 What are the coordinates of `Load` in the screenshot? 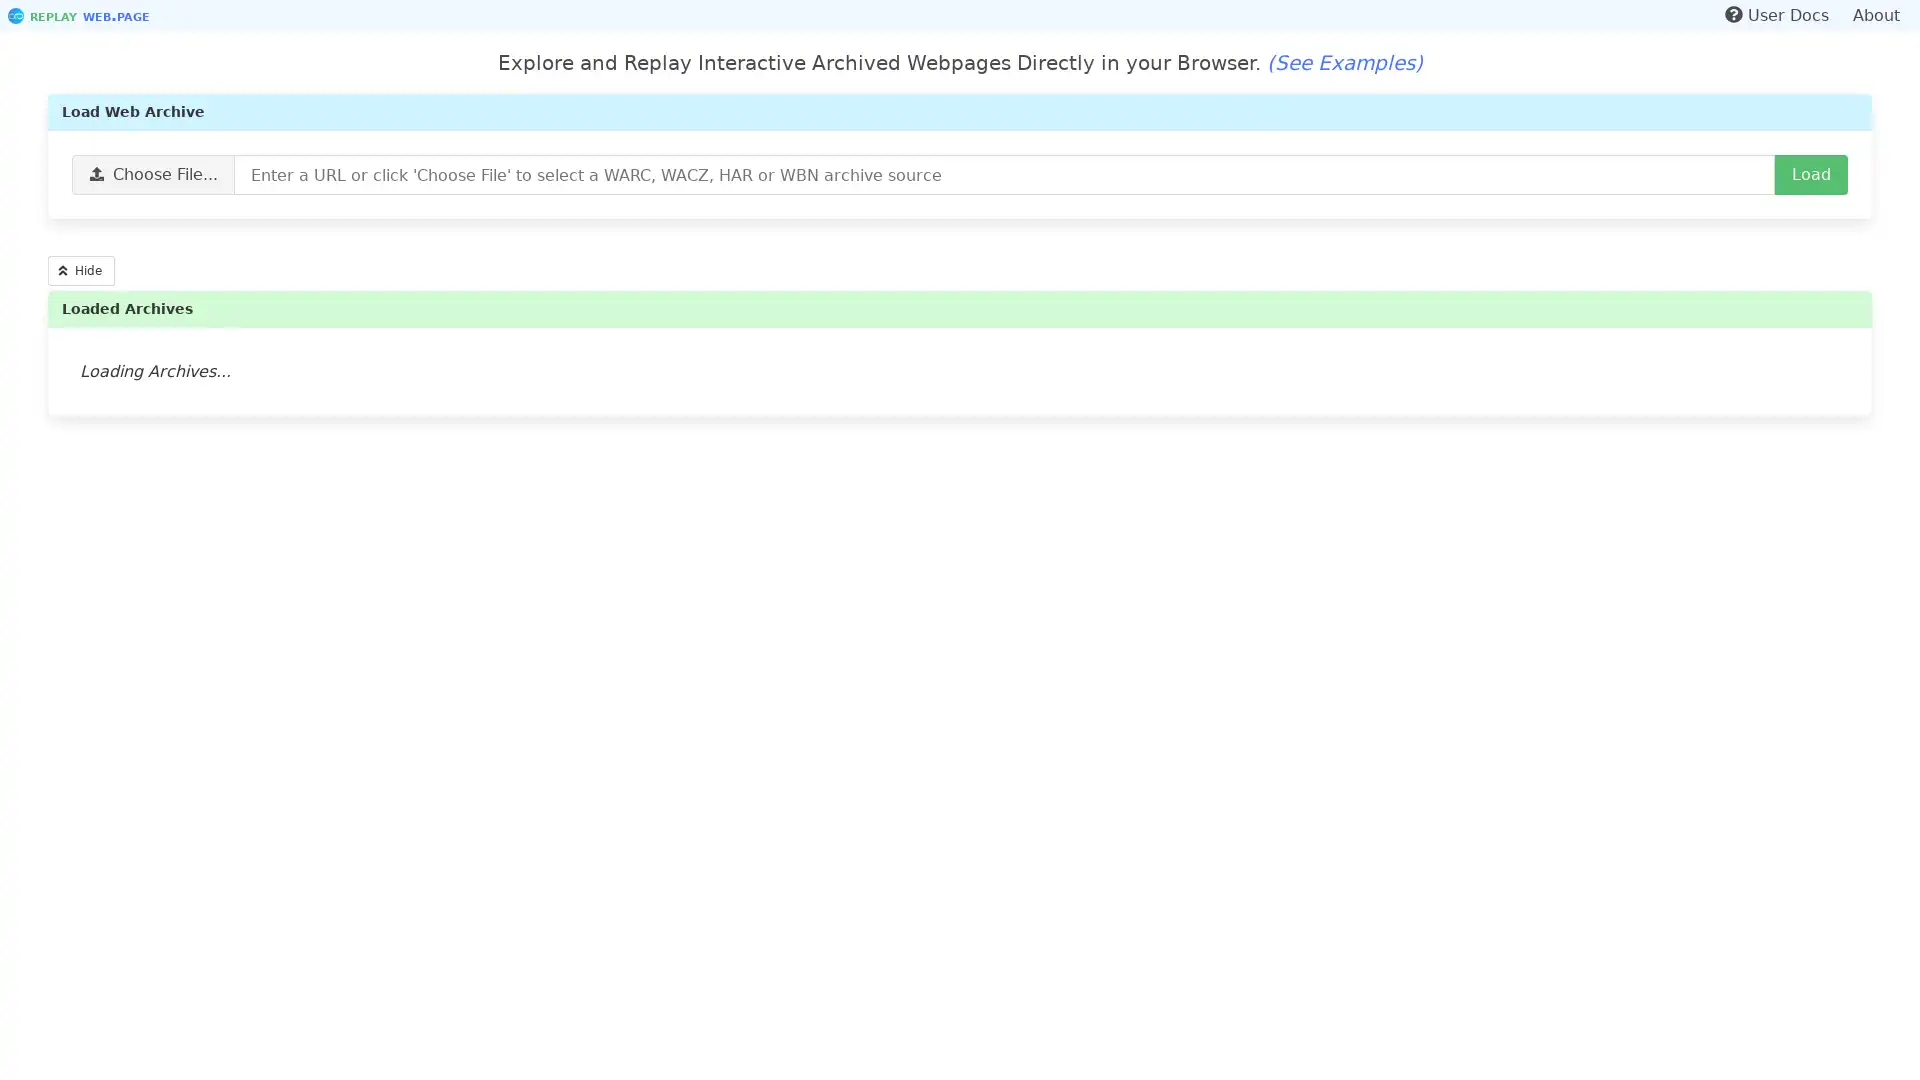 It's located at (1811, 173).